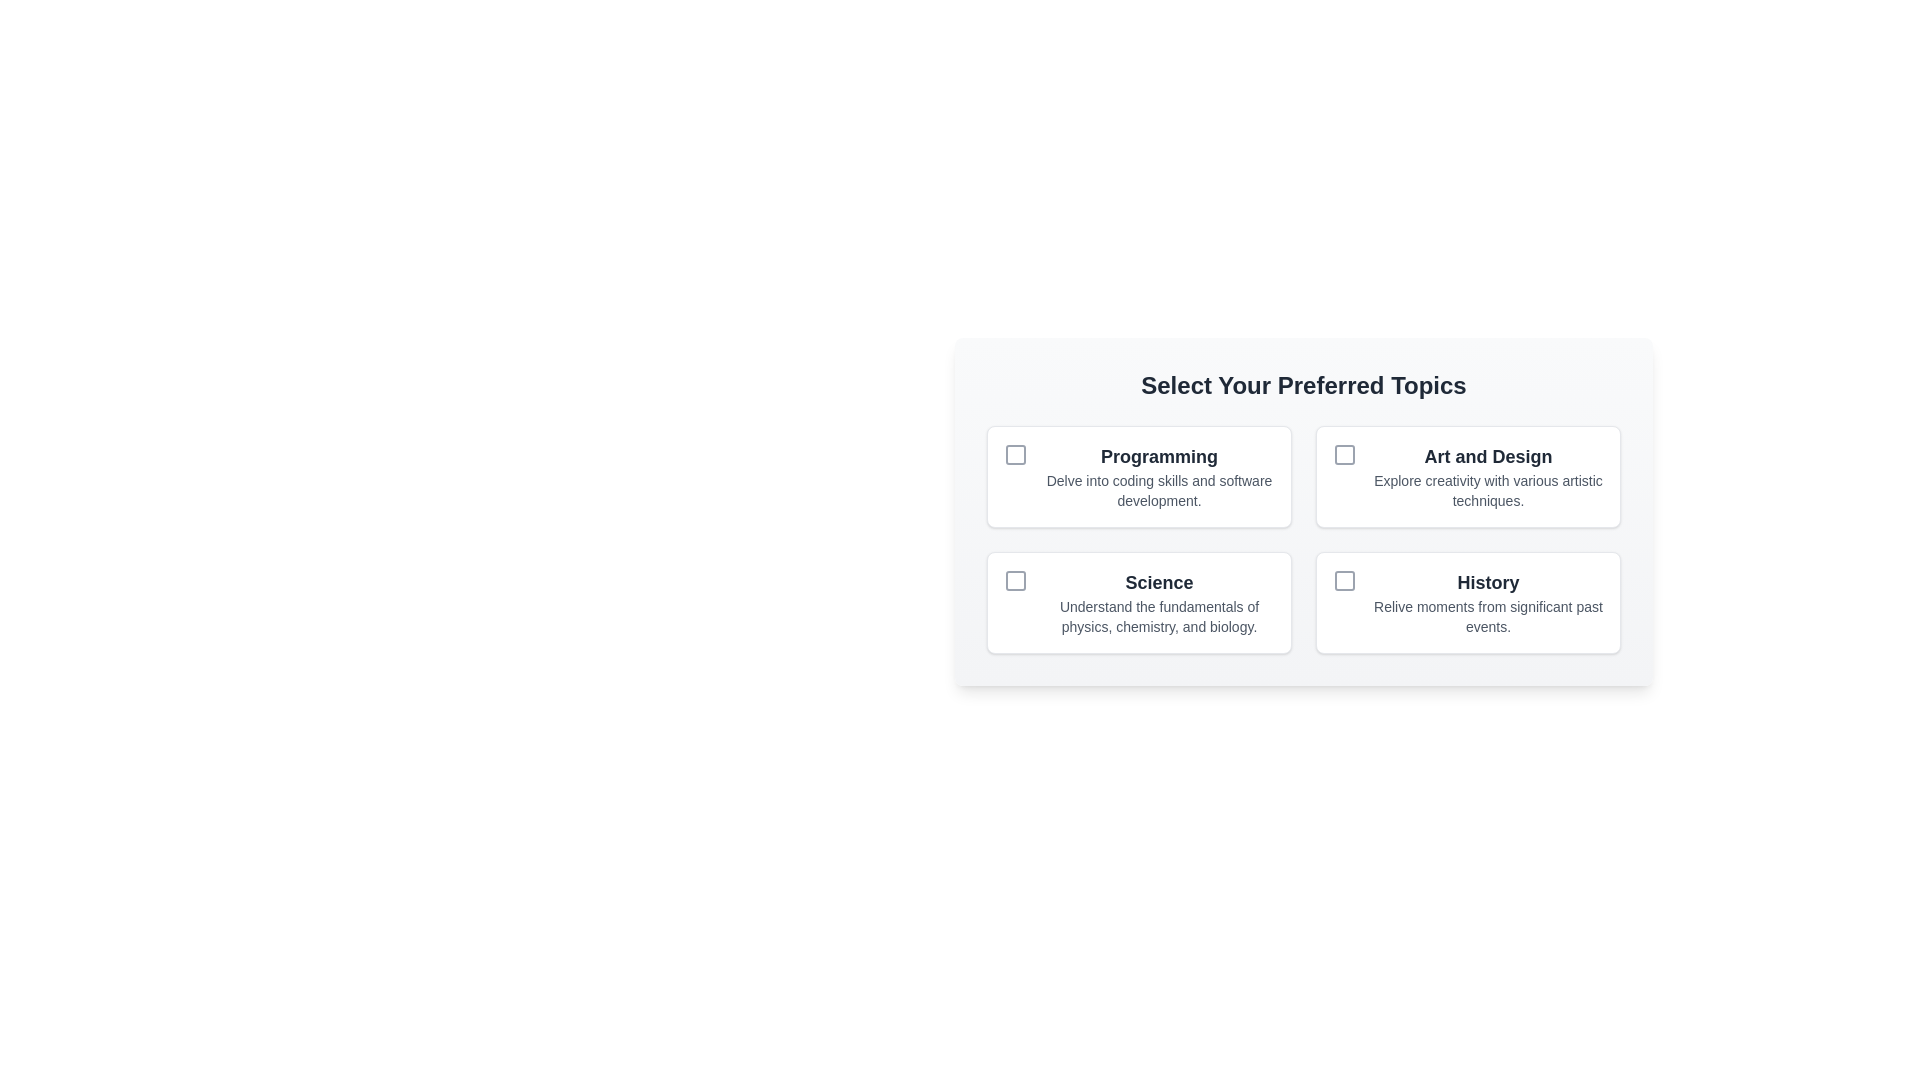 This screenshot has height=1080, width=1920. What do you see at coordinates (1159, 616) in the screenshot?
I see `the text label reading 'Understand the fundamentals of physics, chemistry, and biology.', which is styled with a smaller font size and gray color, positioned directly below the 'Science' heading in a rectangular card layout` at bounding box center [1159, 616].